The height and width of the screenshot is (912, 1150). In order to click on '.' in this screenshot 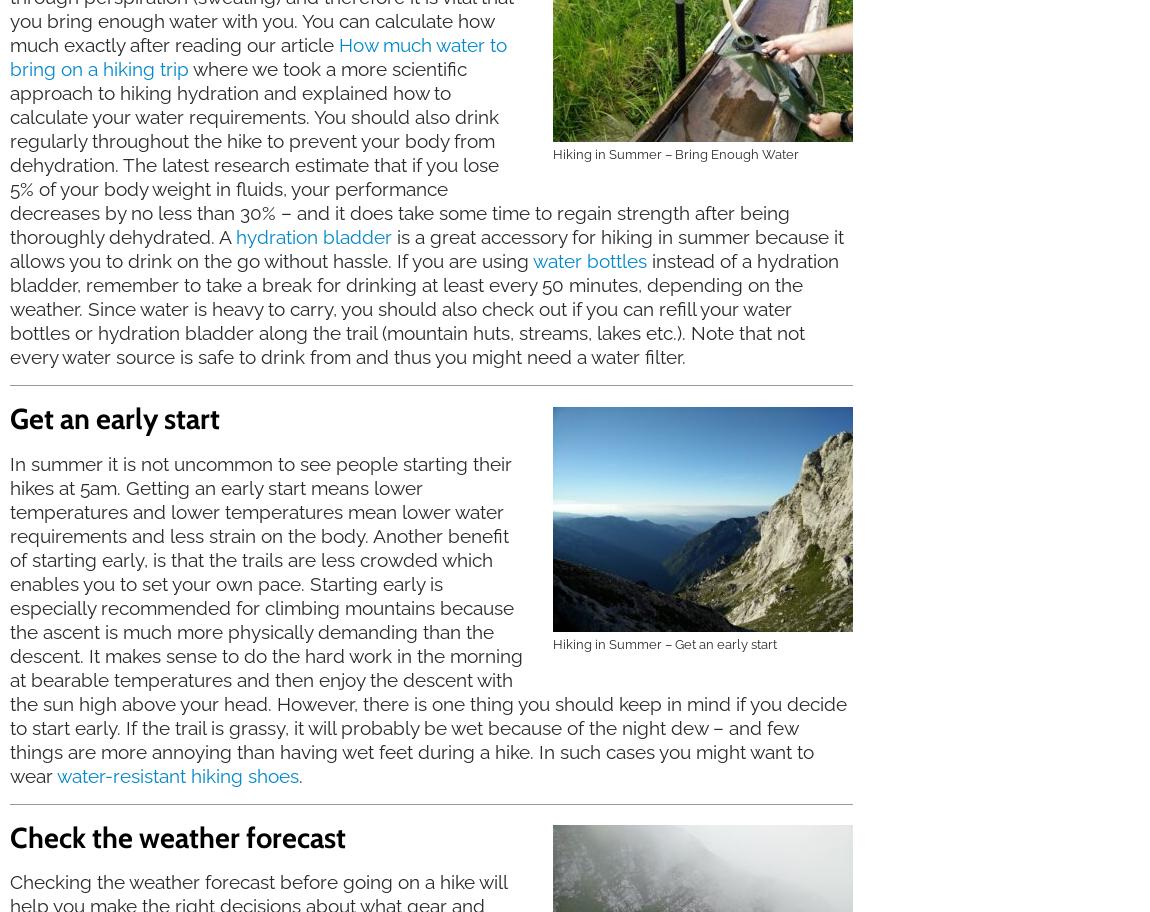, I will do `click(300, 775)`.